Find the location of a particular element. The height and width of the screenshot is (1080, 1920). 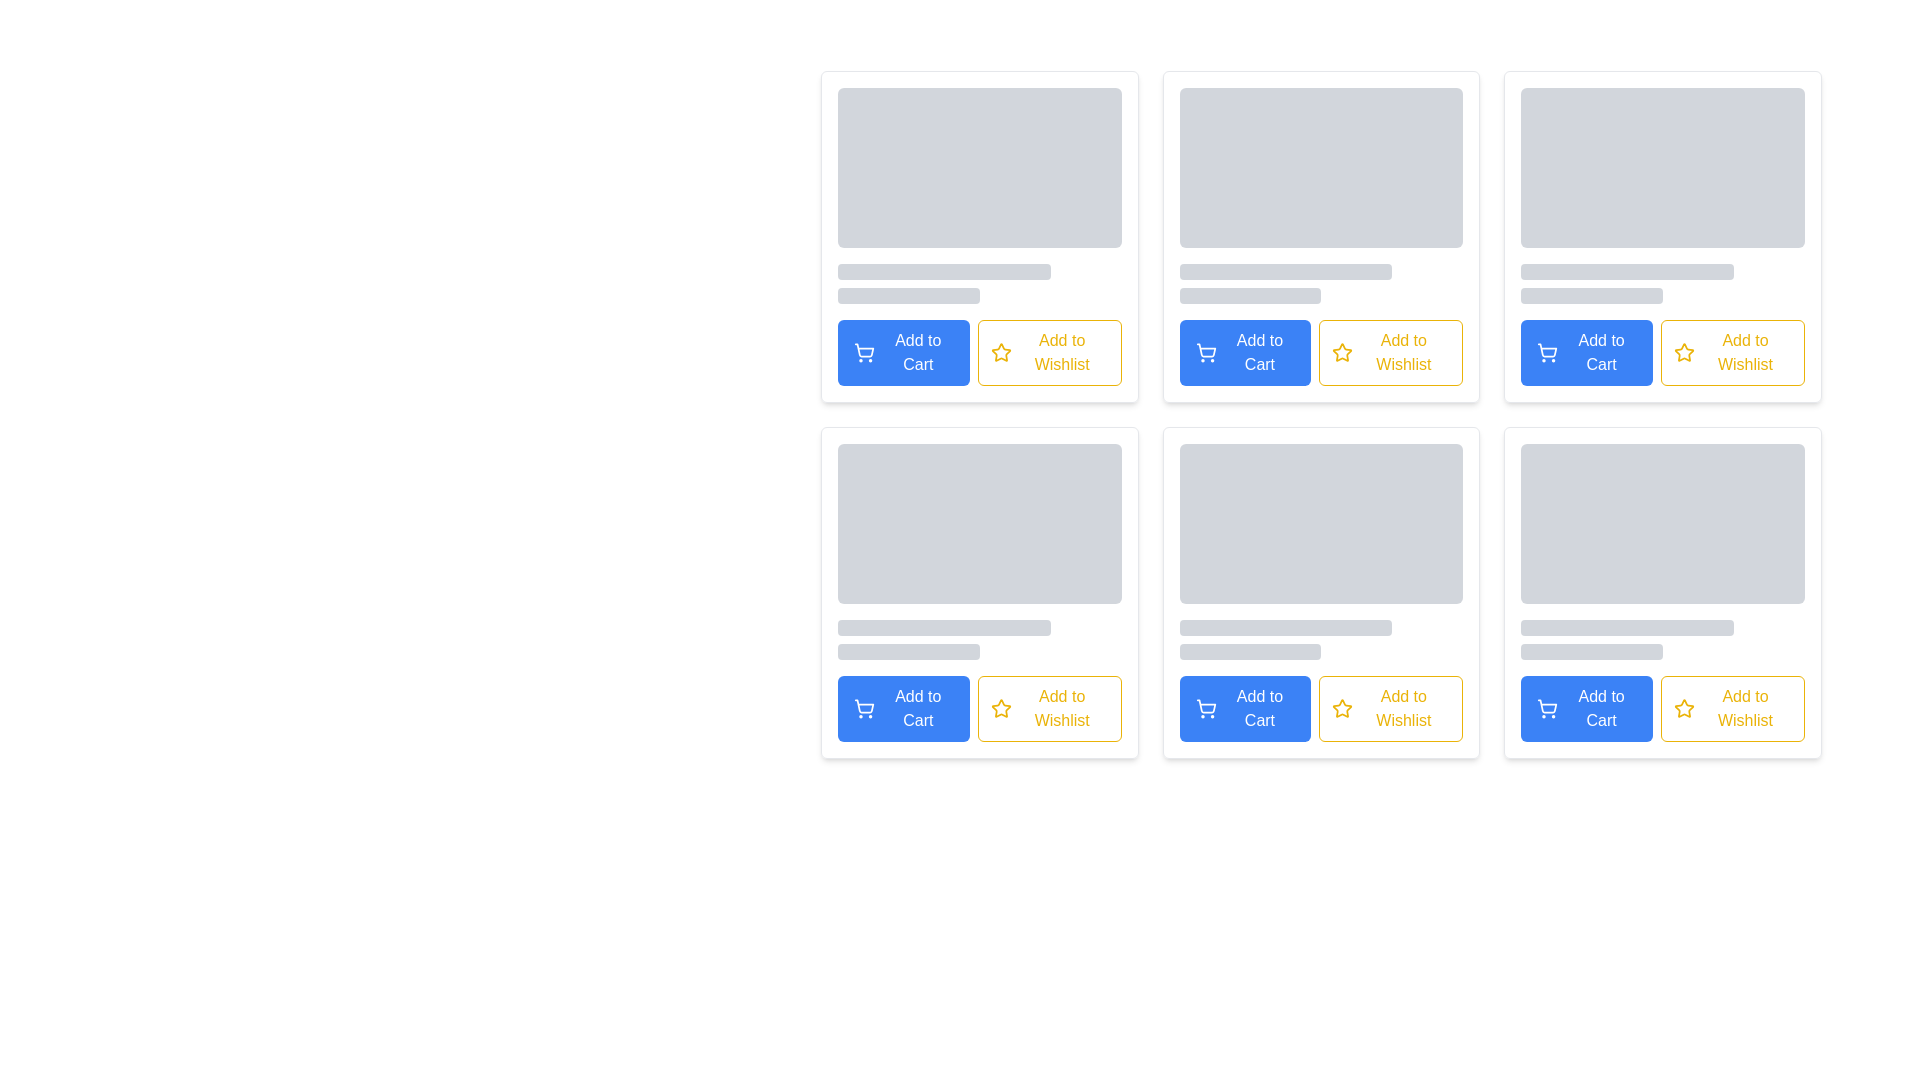

the 'Add to Wishlist' button is located at coordinates (1390, 708).